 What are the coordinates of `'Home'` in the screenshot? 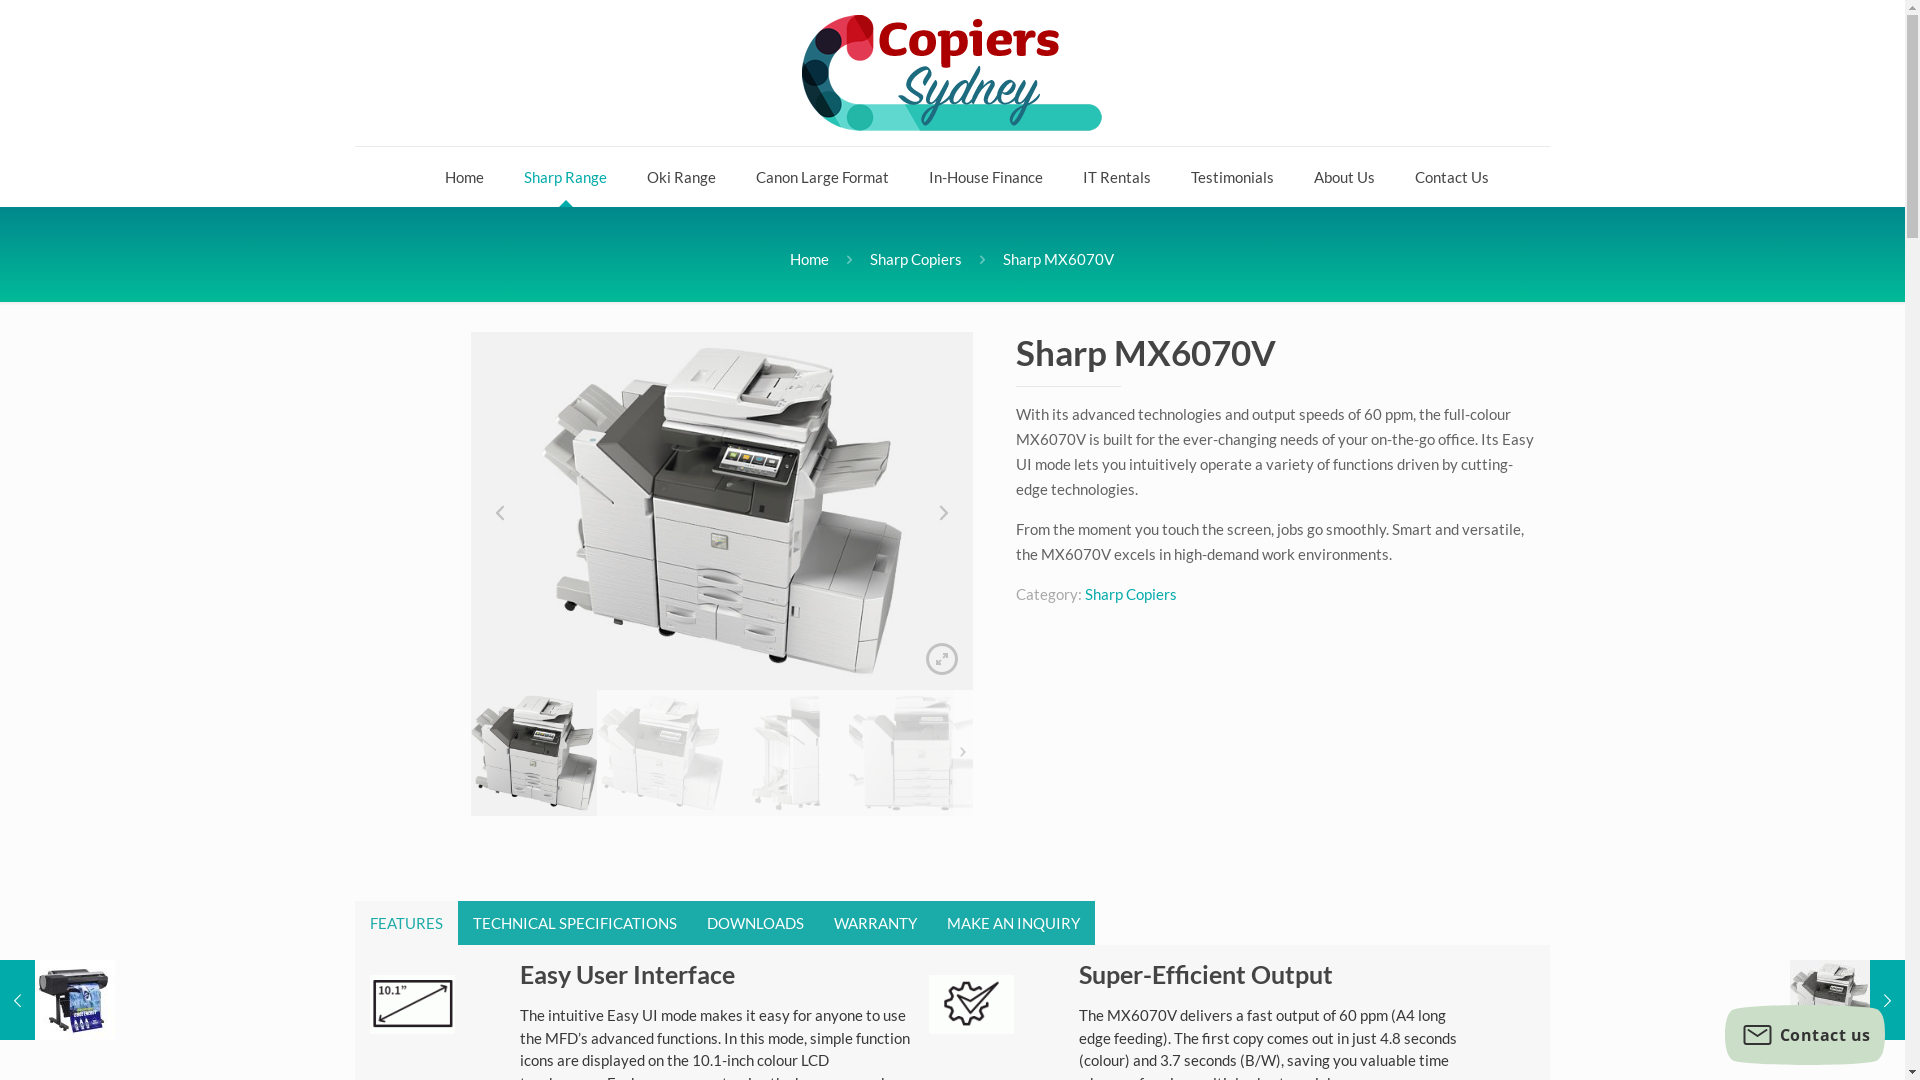 It's located at (463, 176).